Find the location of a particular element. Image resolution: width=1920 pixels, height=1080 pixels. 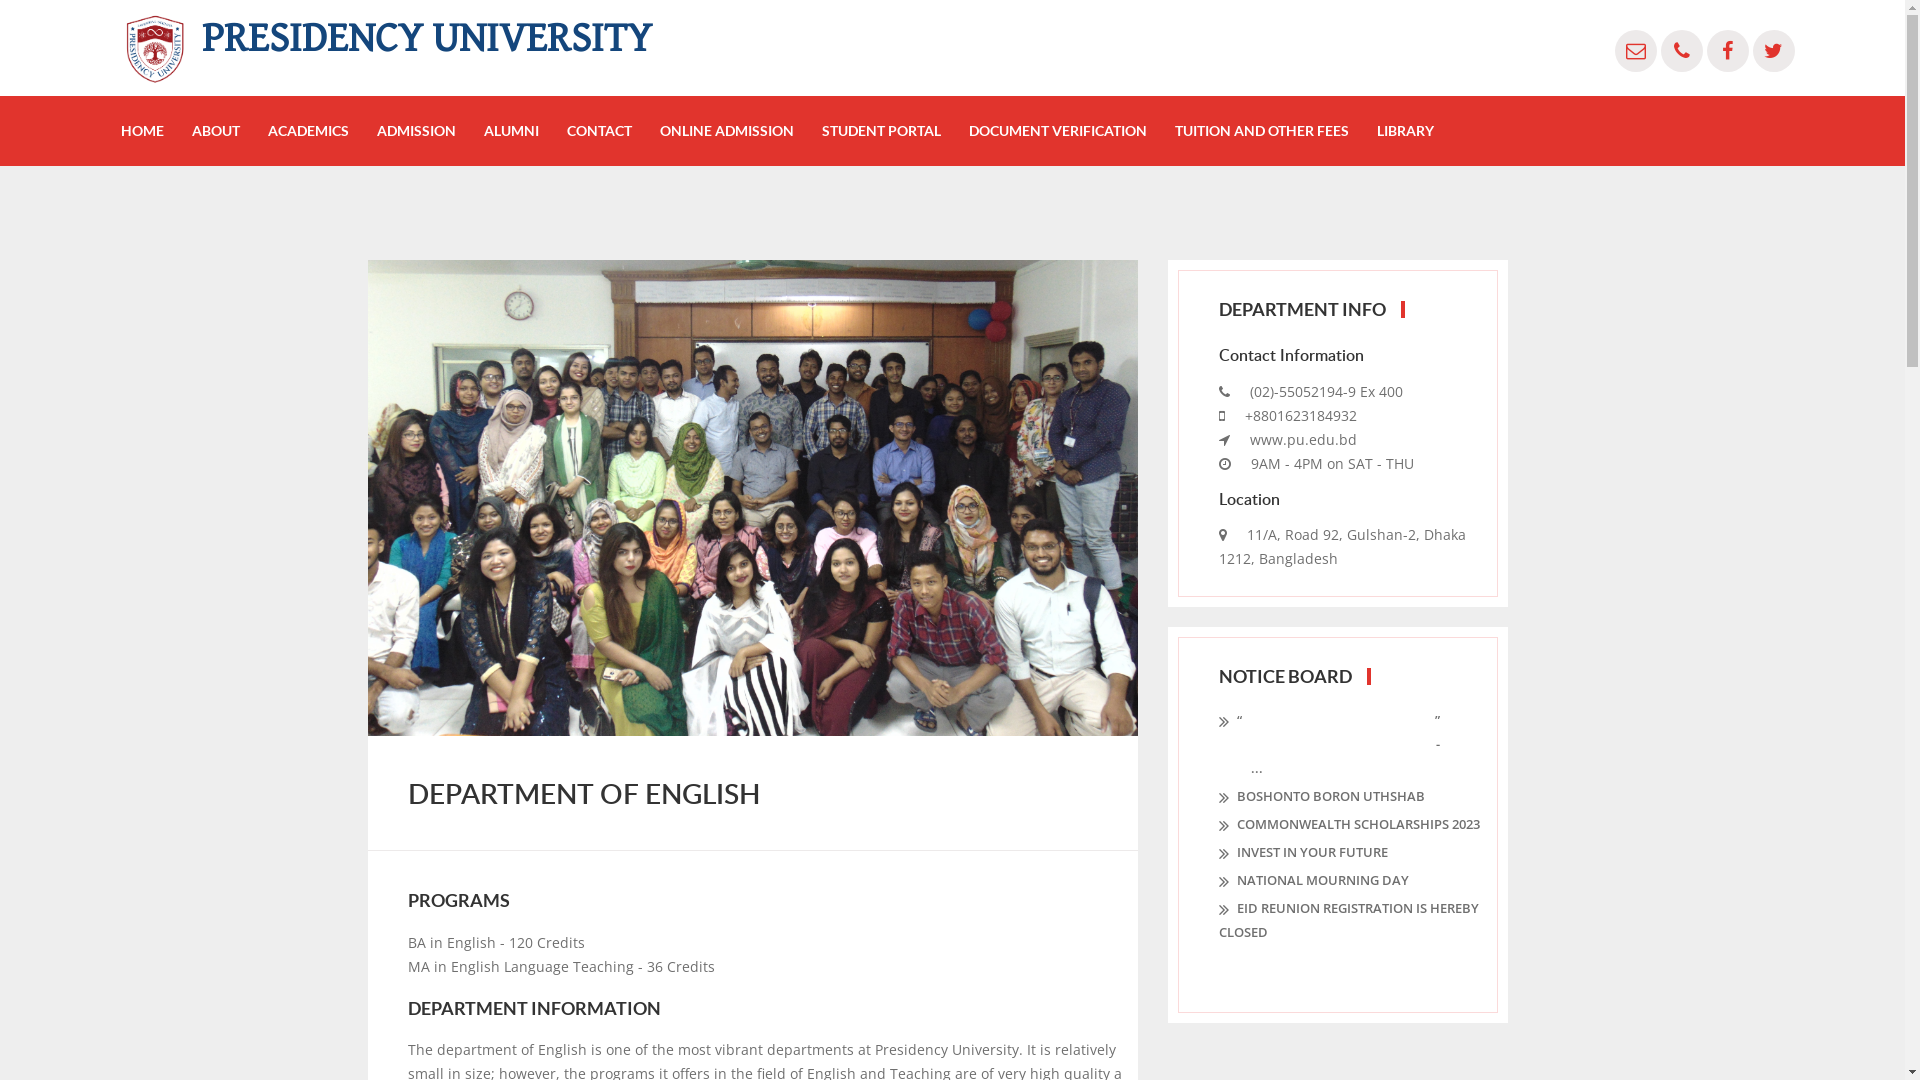

'DOCUMENT VERIFICATION' is located at coordinates (1056, 131).